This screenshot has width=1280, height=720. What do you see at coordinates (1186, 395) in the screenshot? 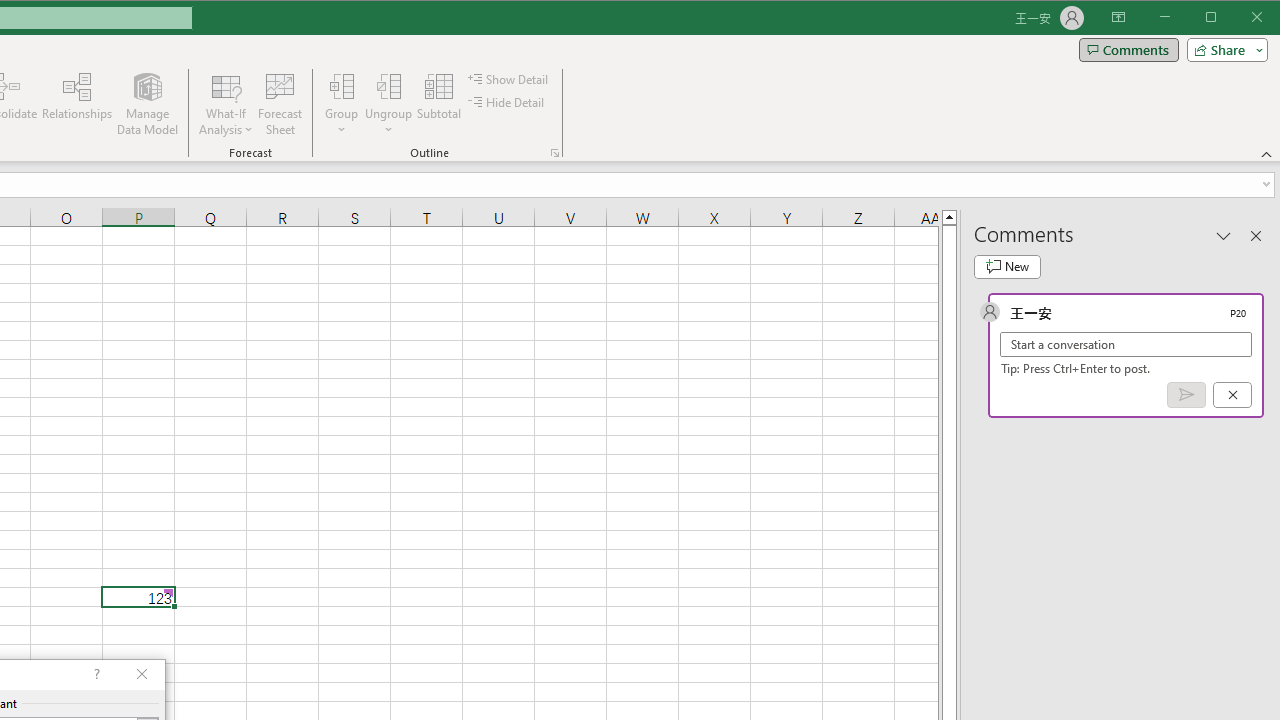
I see `'Post comment (Ctrl + Enter)'` at bounding box center [1186, 395].